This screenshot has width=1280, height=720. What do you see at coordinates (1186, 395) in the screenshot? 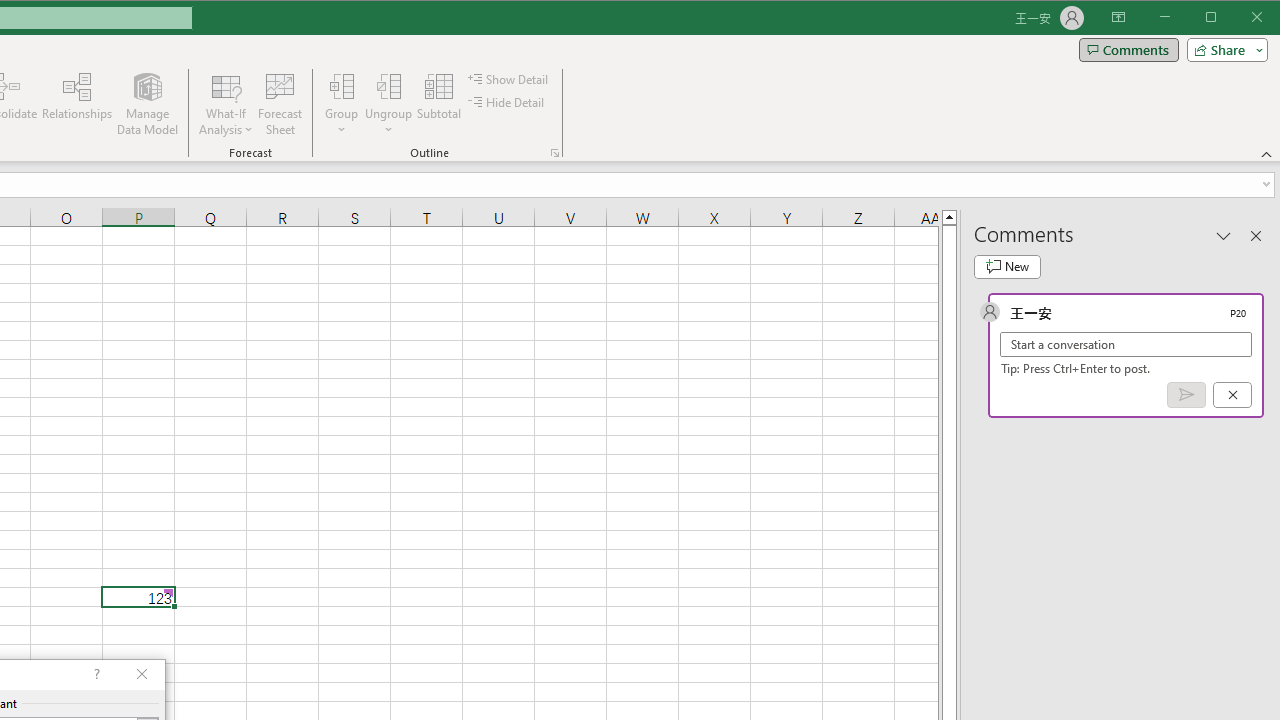
I see `'Post comment (Ctrl + Enter)'` at bounding box center [1186, 395].